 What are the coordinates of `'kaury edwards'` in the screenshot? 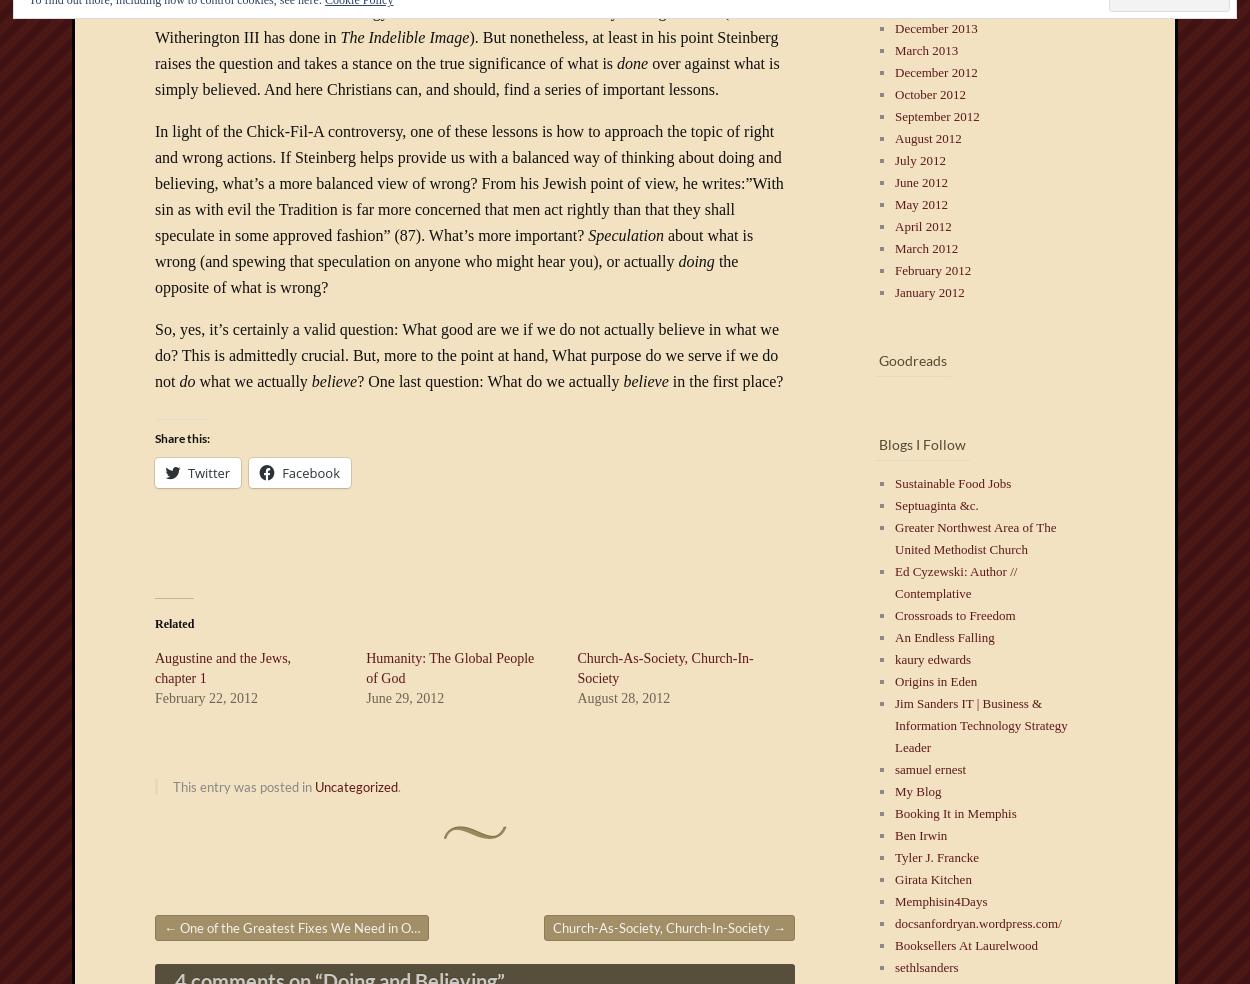 It's located at (932, 658).